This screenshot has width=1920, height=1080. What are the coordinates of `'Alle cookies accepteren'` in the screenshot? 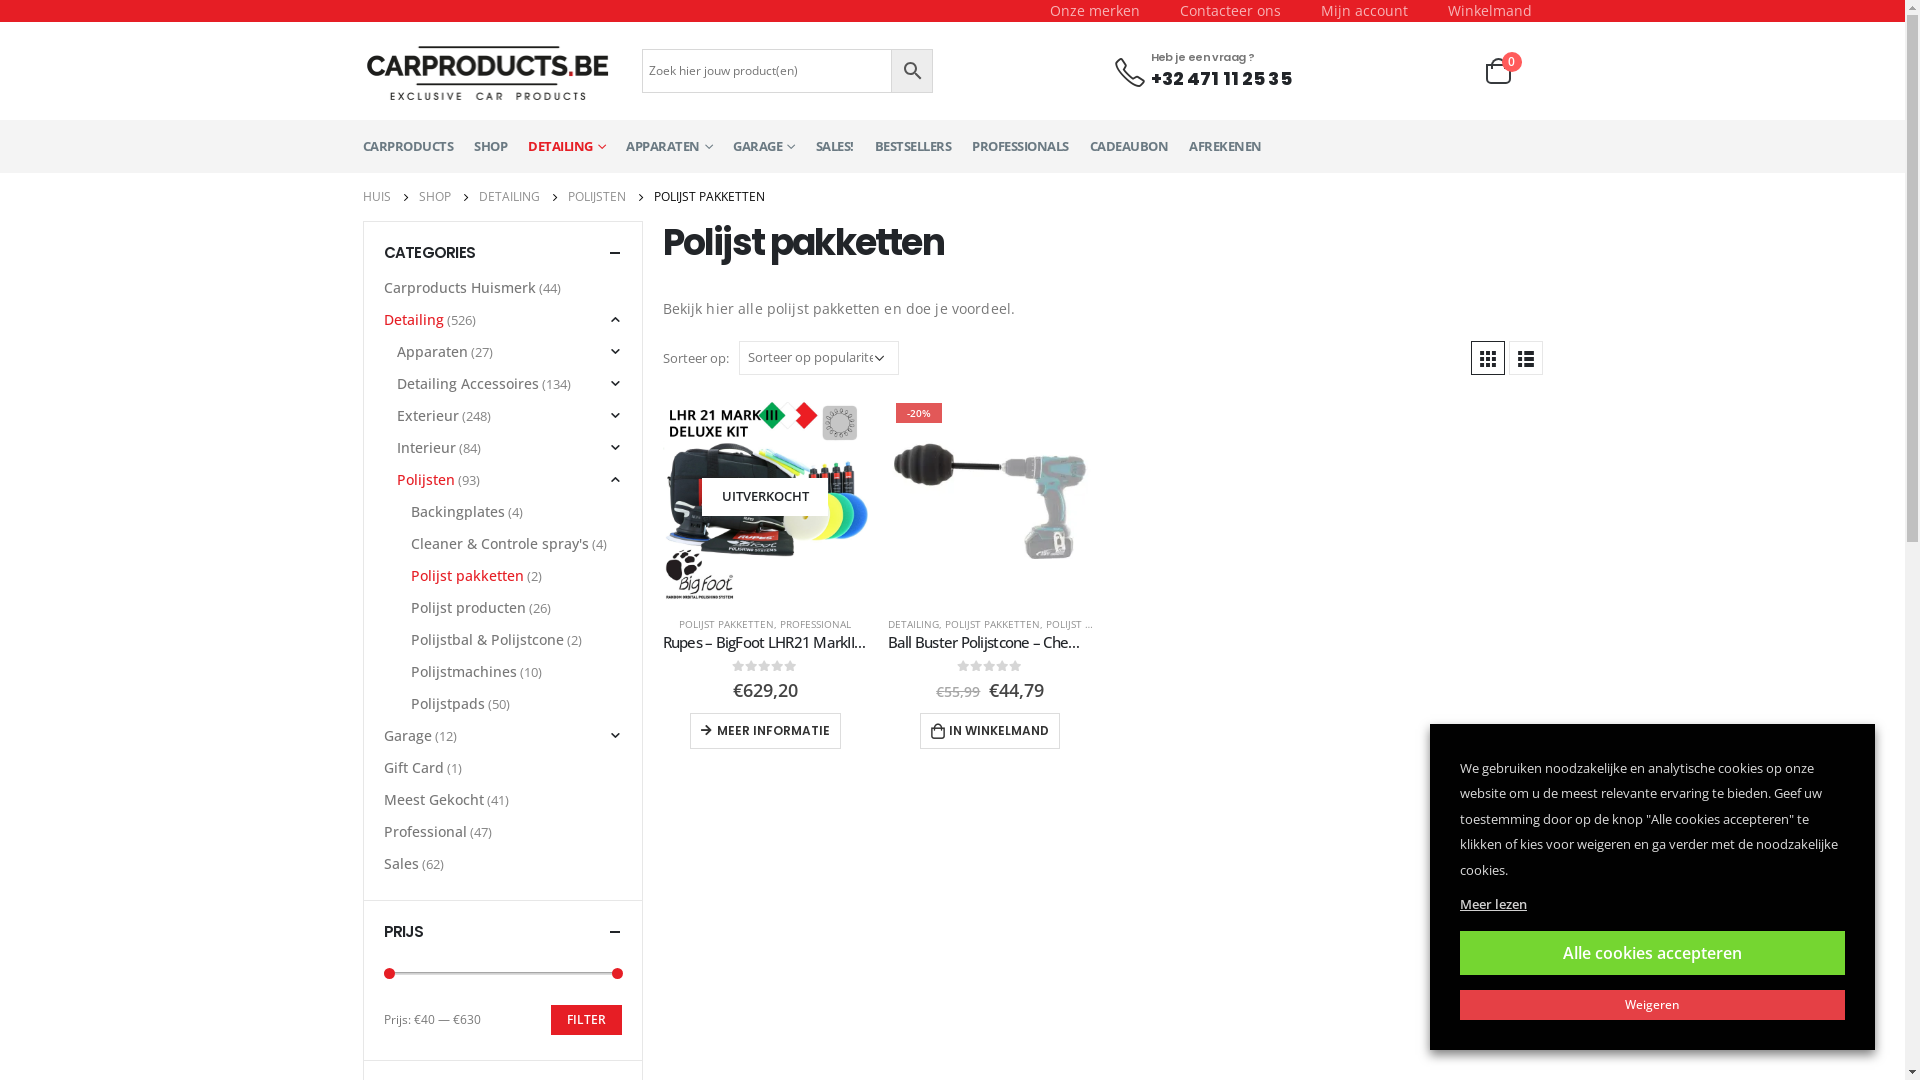 It's located at (1652, 951).